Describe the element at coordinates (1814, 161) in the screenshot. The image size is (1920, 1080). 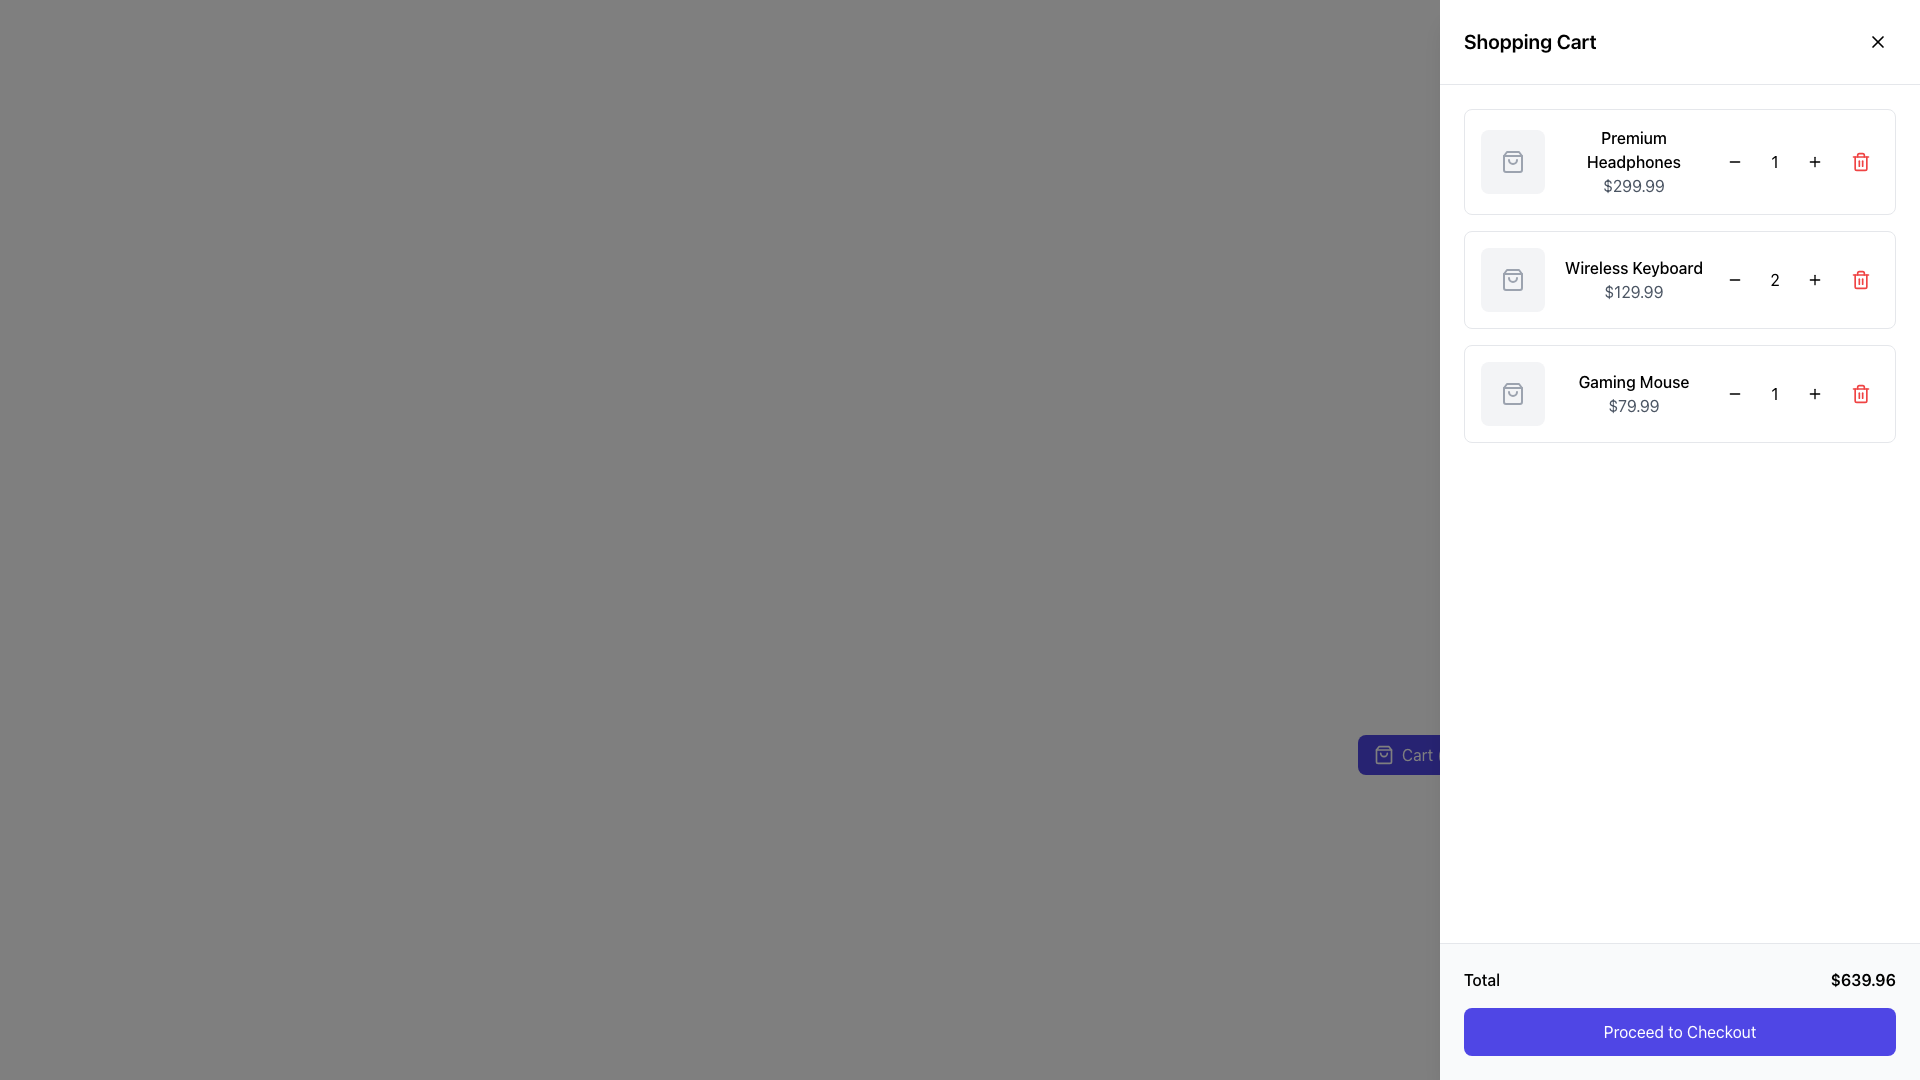
I see `the circular button with a plus icon for 'Premium Headphones' in the shopping cart` at that location.